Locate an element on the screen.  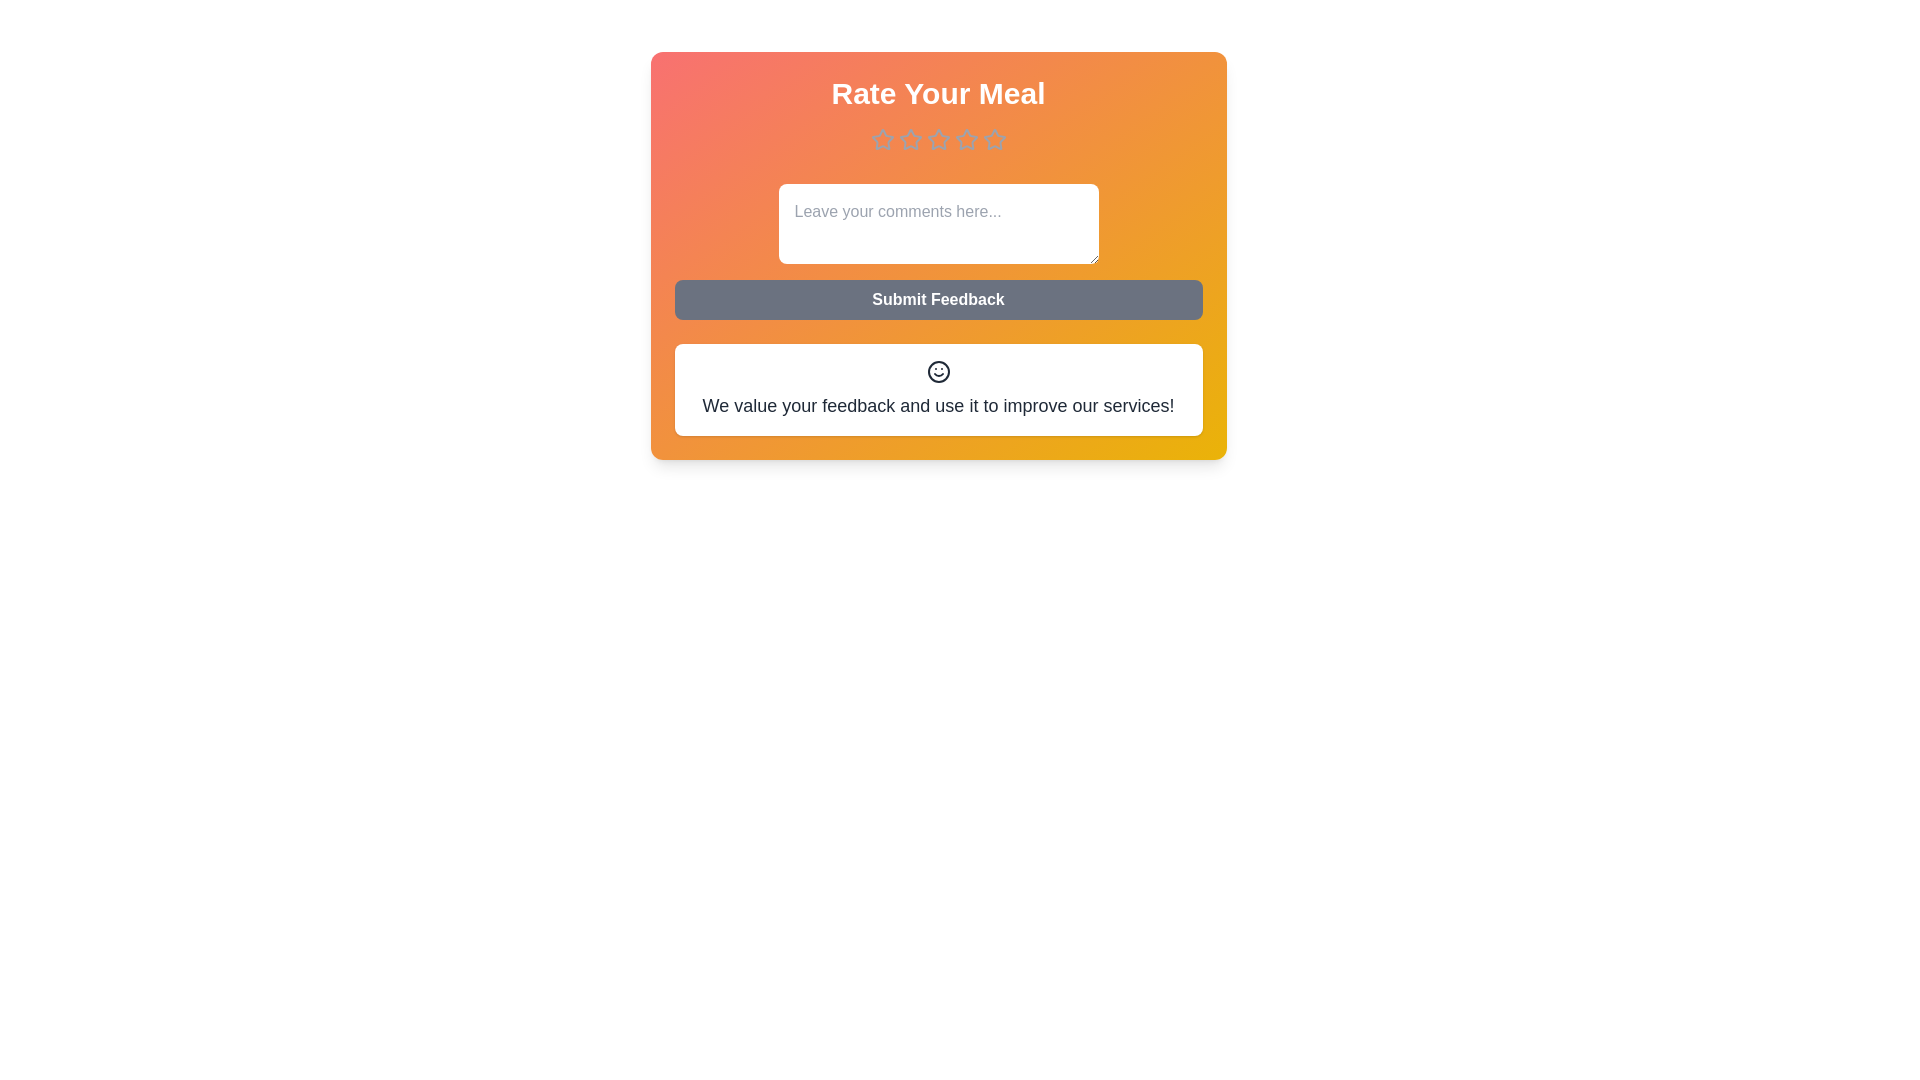
the meal rating to 4 stars by clicking on the corresponding star is located at coordinates (966, 138).